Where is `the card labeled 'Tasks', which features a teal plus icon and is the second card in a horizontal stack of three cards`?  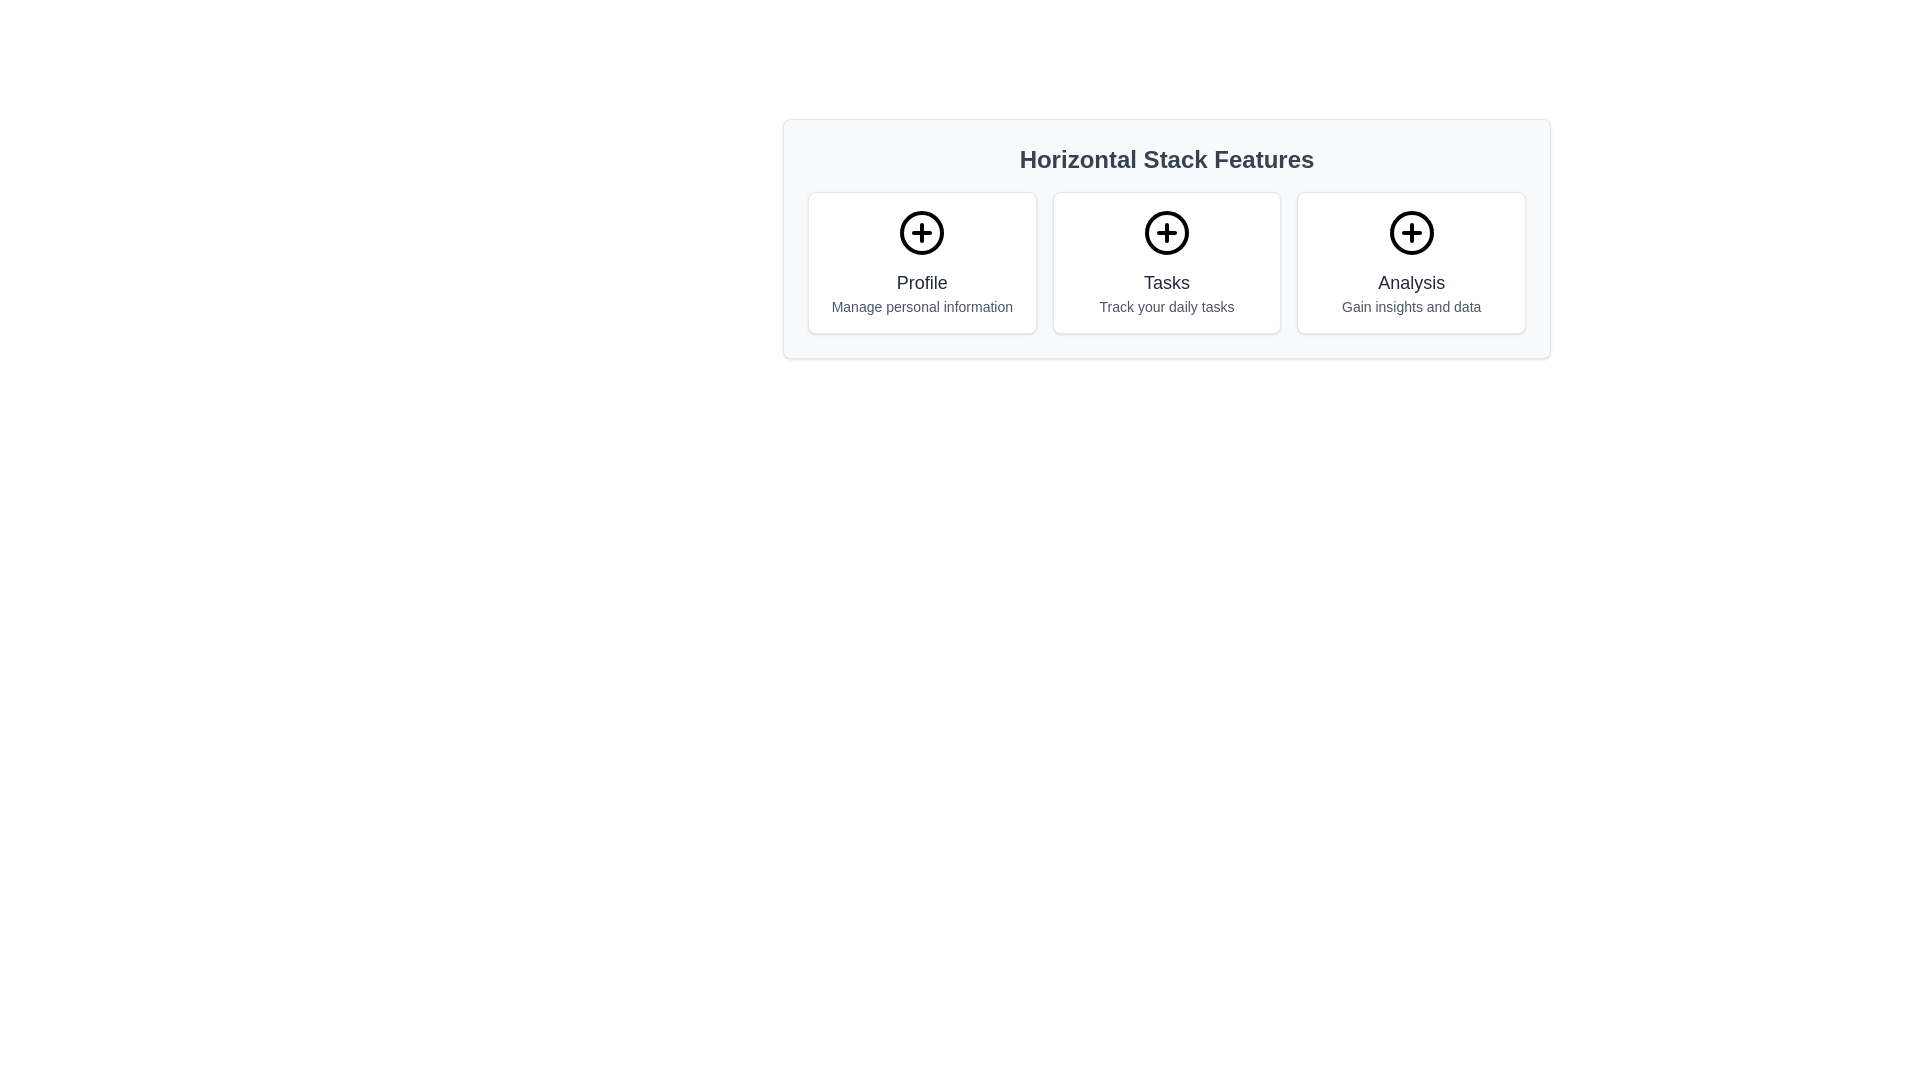
the card labeled 'Tasks', which features a teal plus icon and is the second card in a horizontal stack of three cards is located at coordinates (1166, 261).